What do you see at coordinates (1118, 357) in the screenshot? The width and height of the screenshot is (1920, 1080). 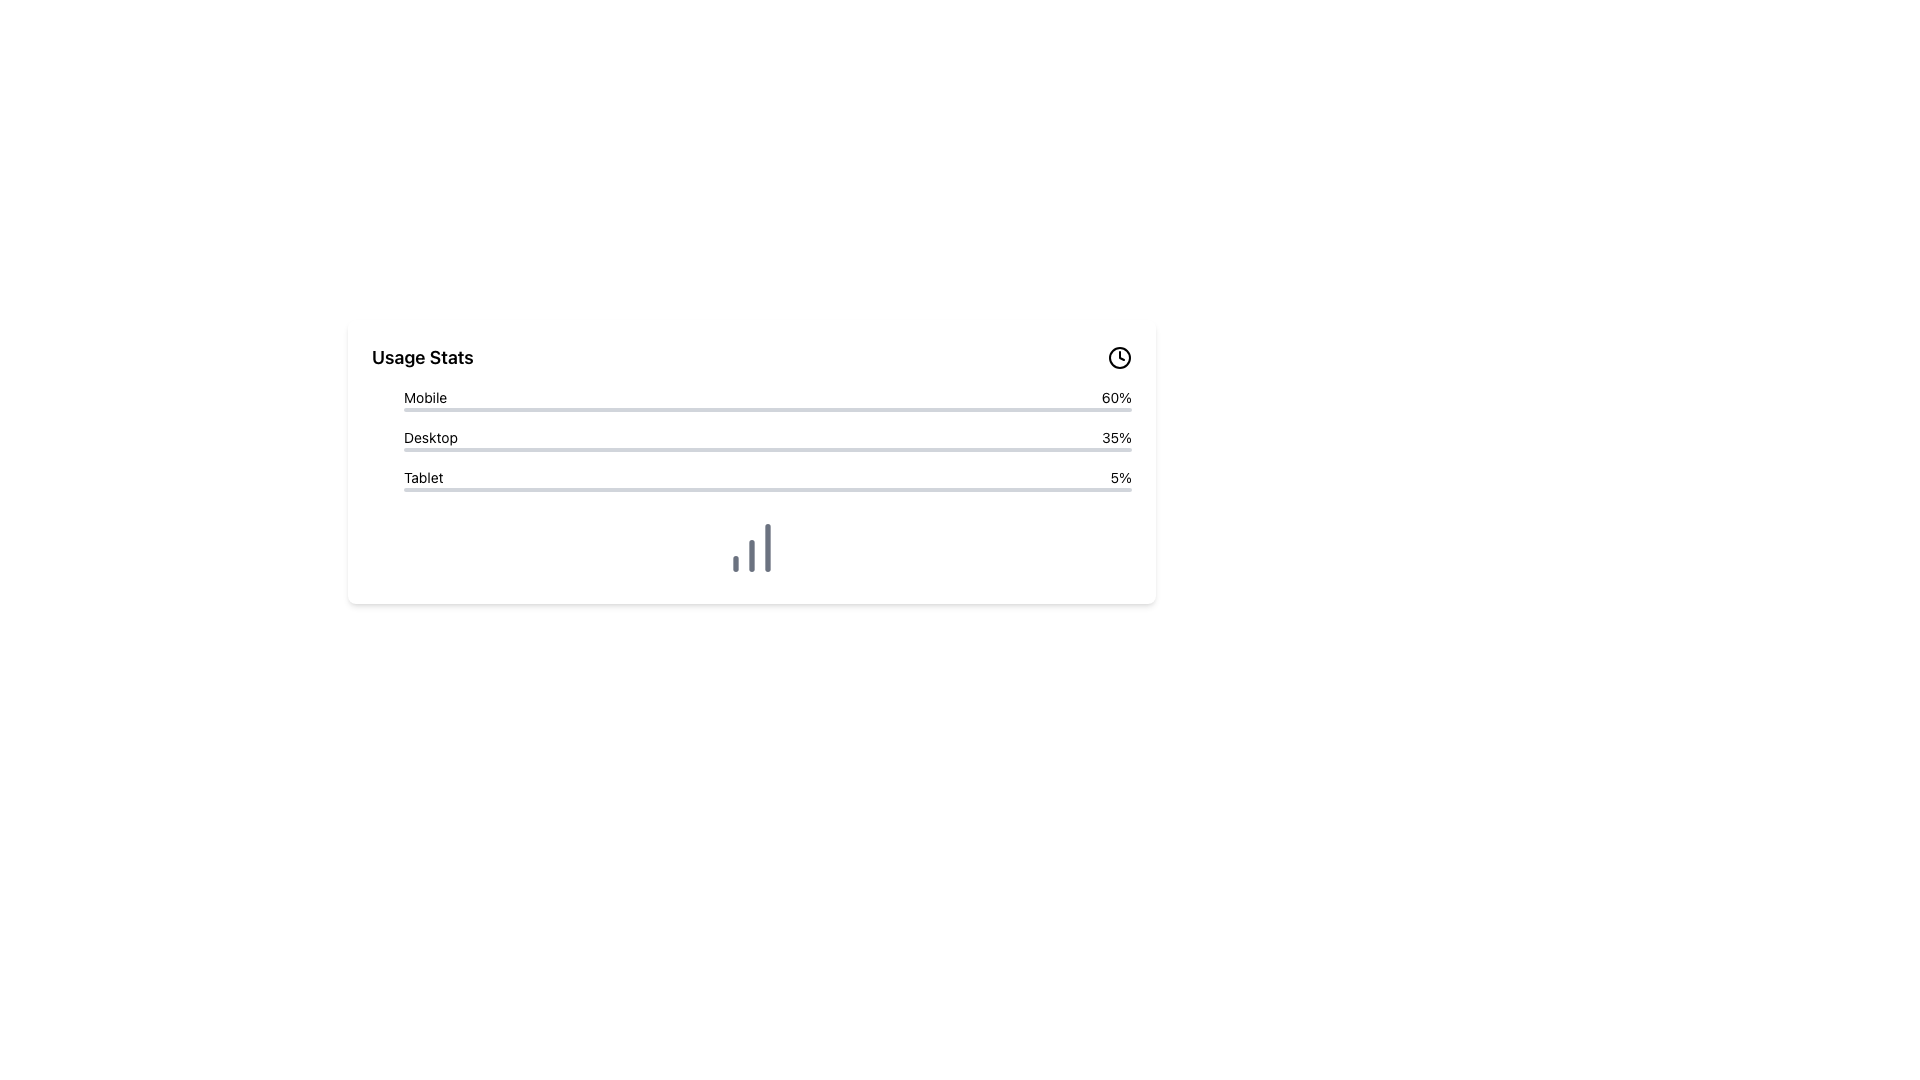 I see `the Decorative SVG Circle that forms the outer rim of the clock icon located in the top-right corner of the 'Usage Stats' card` at bounding box center [1118, 357].